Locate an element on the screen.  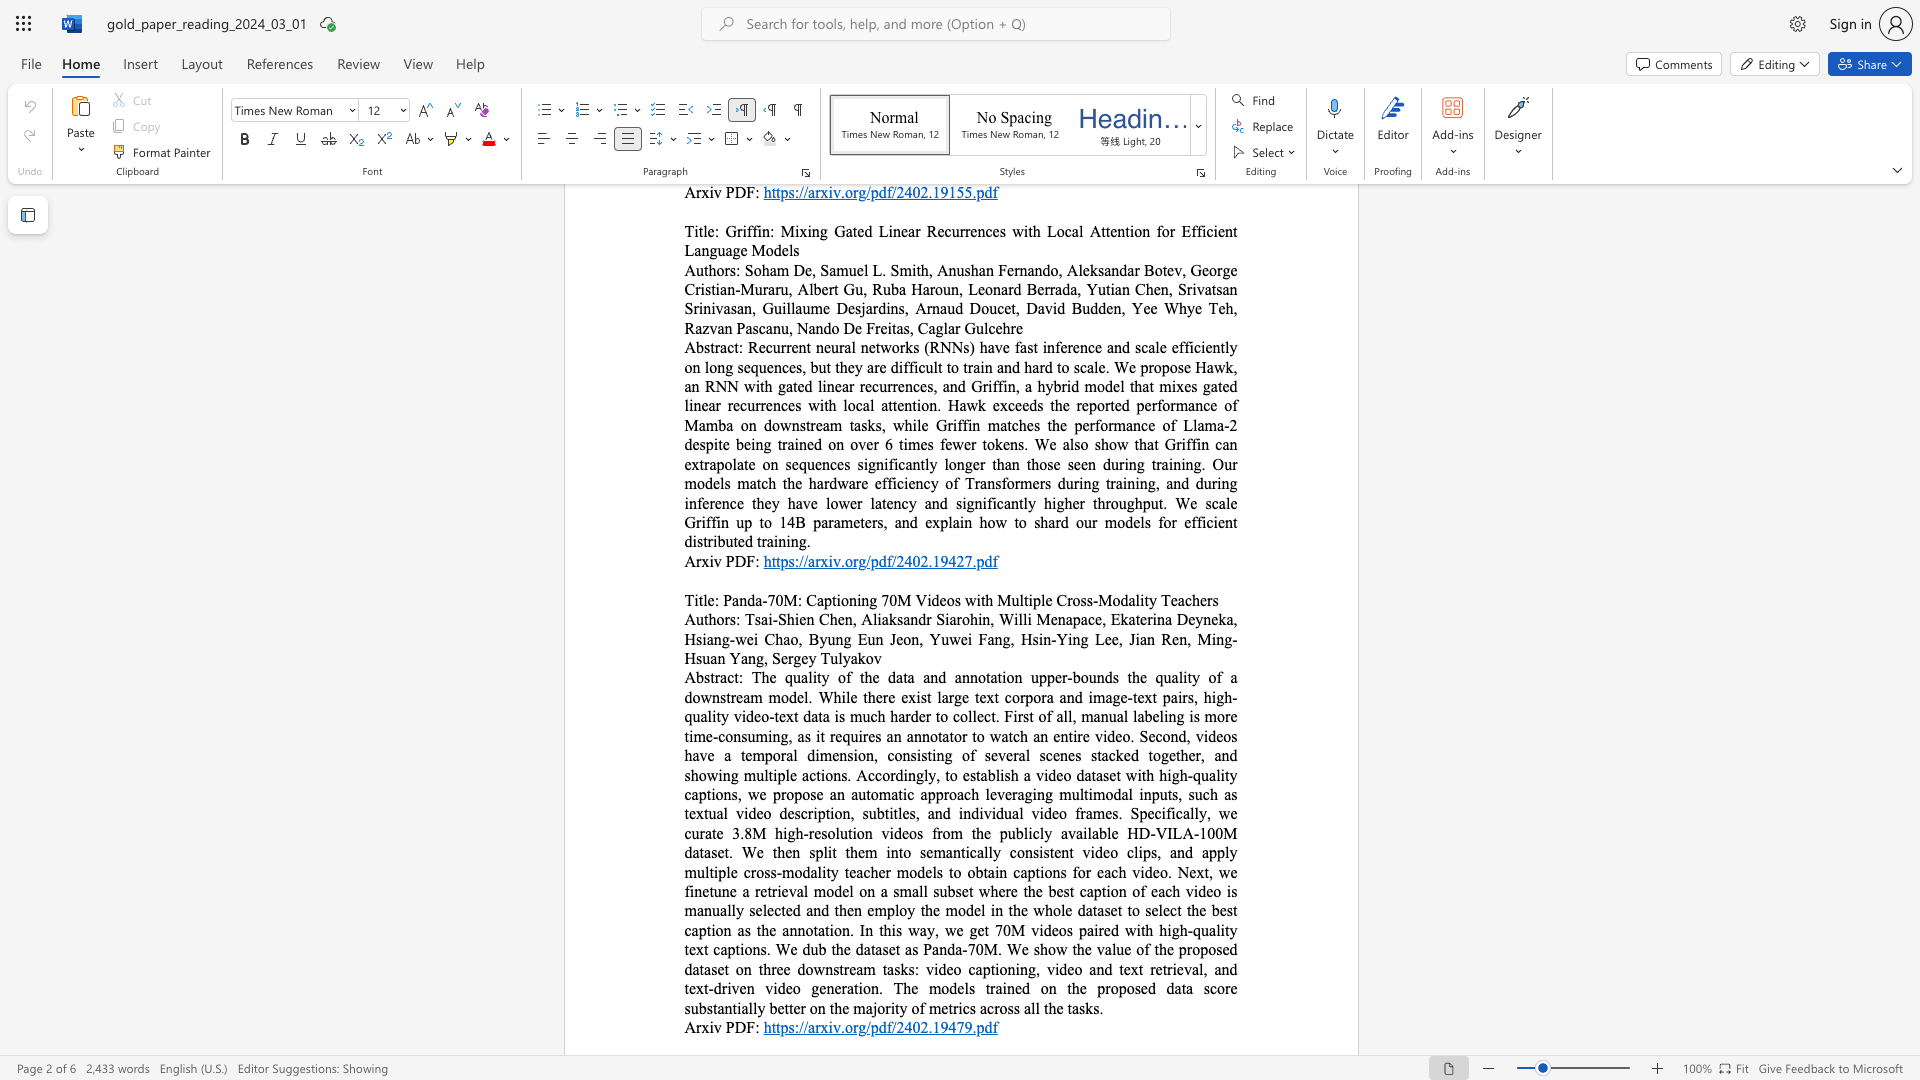
the subset text "tract" within the text "Abstract:" is located at coordinates (710, 676).